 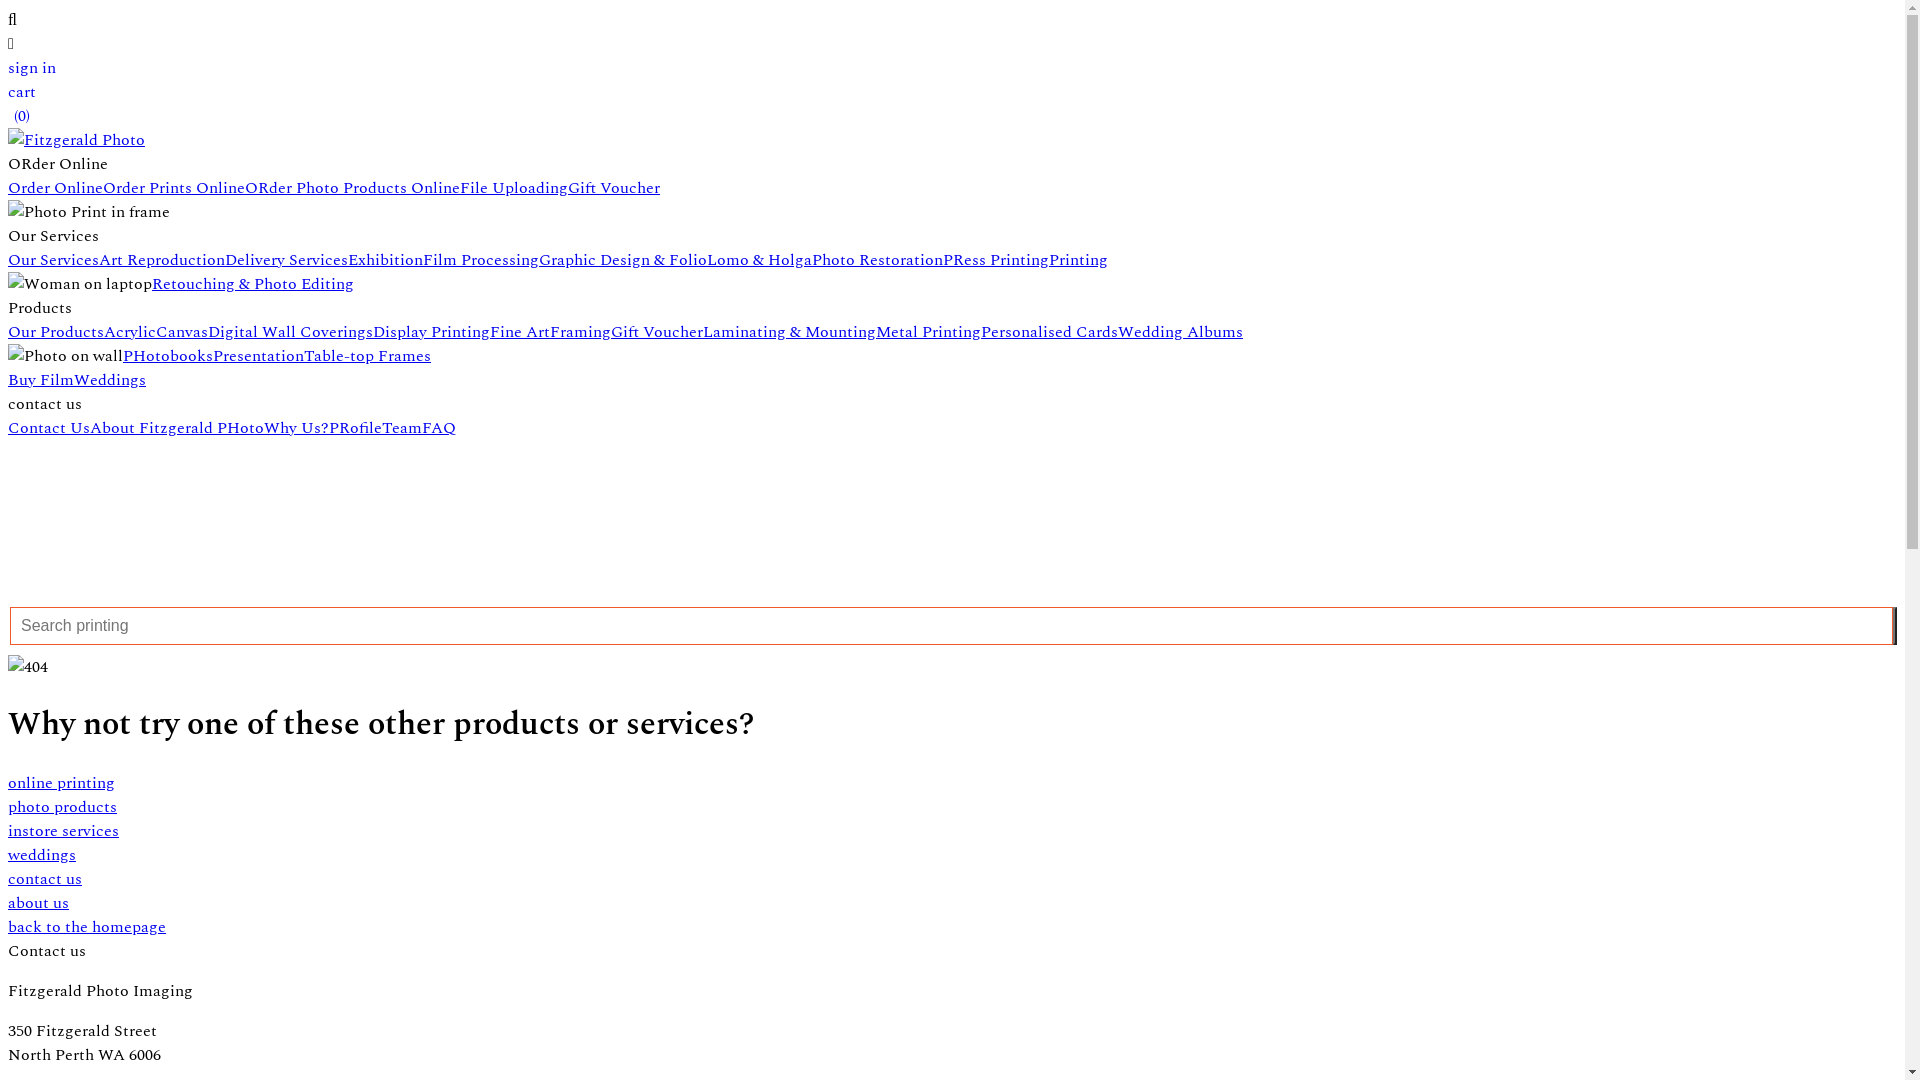 I want to click on 'sign in', so click(x=32, y=67).